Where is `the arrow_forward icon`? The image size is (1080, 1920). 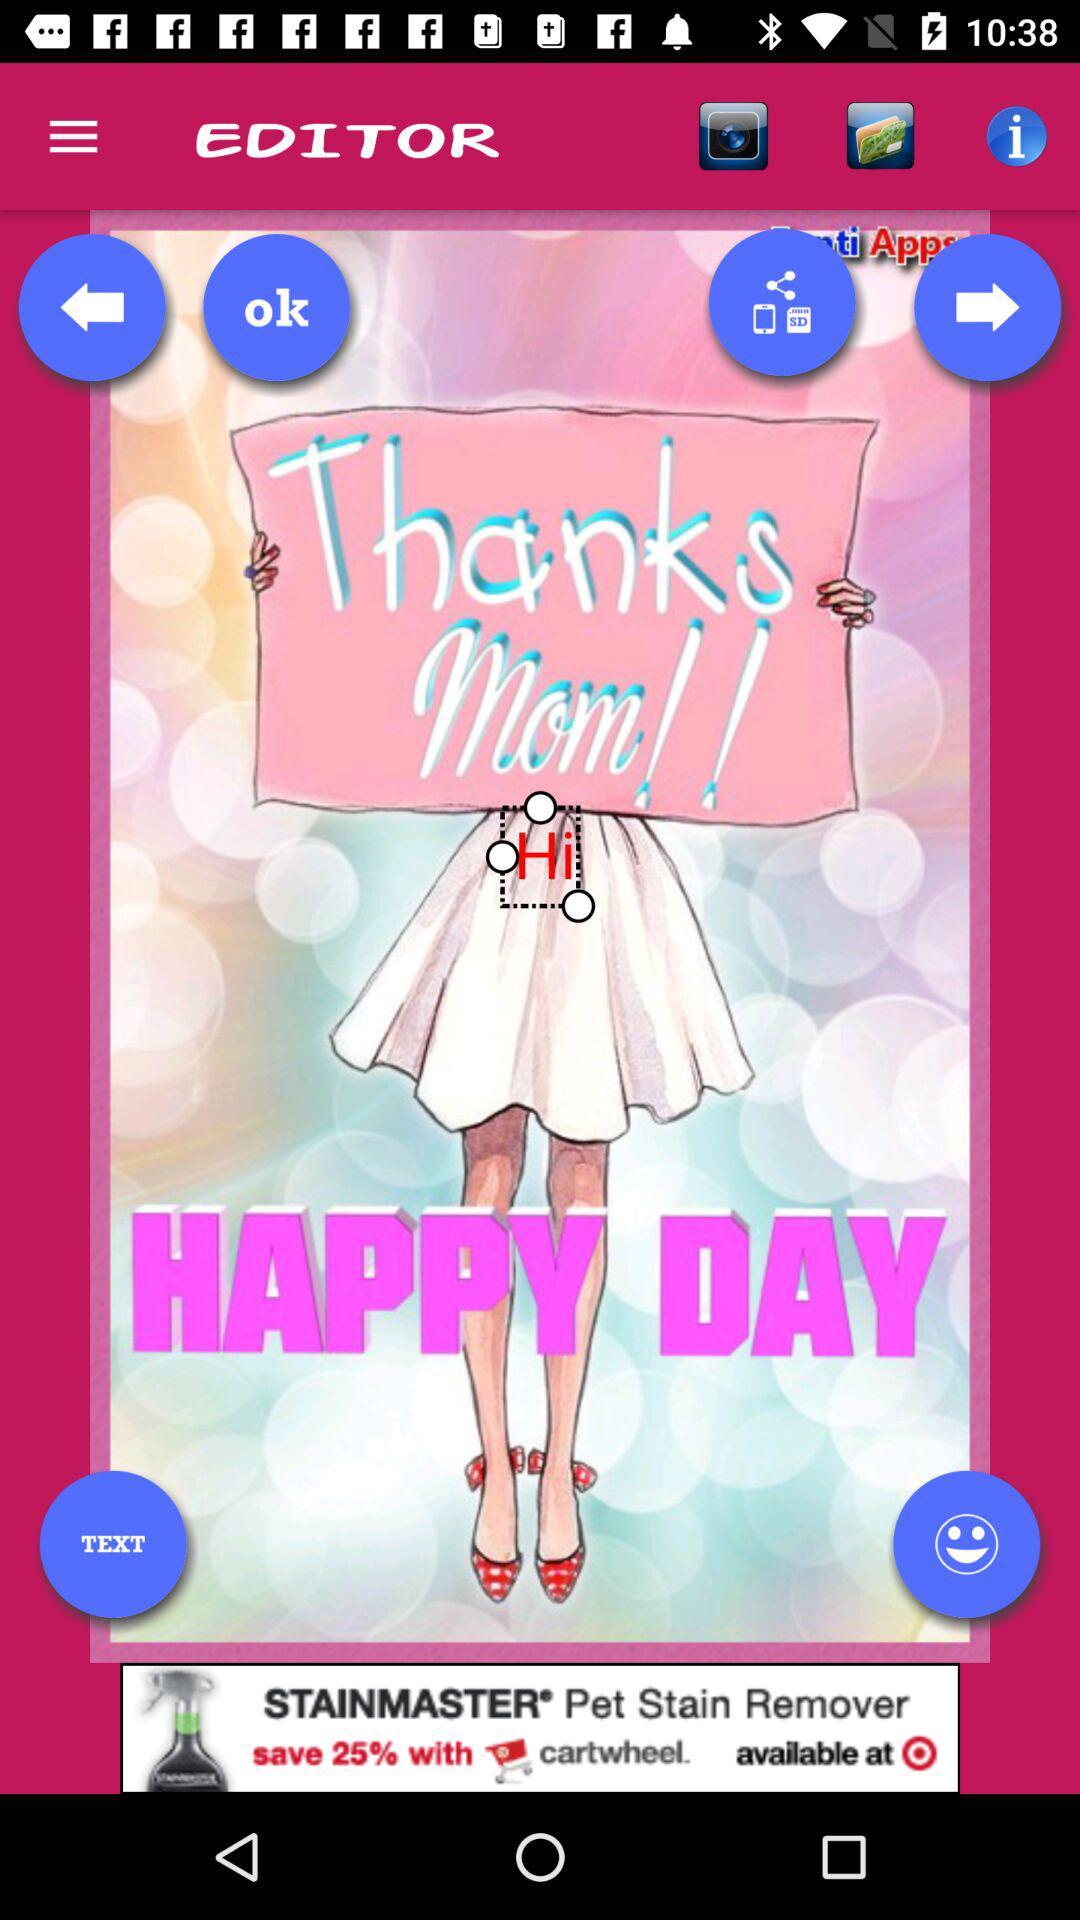
the arrow_forward icon is located at coordinates (986, 306).